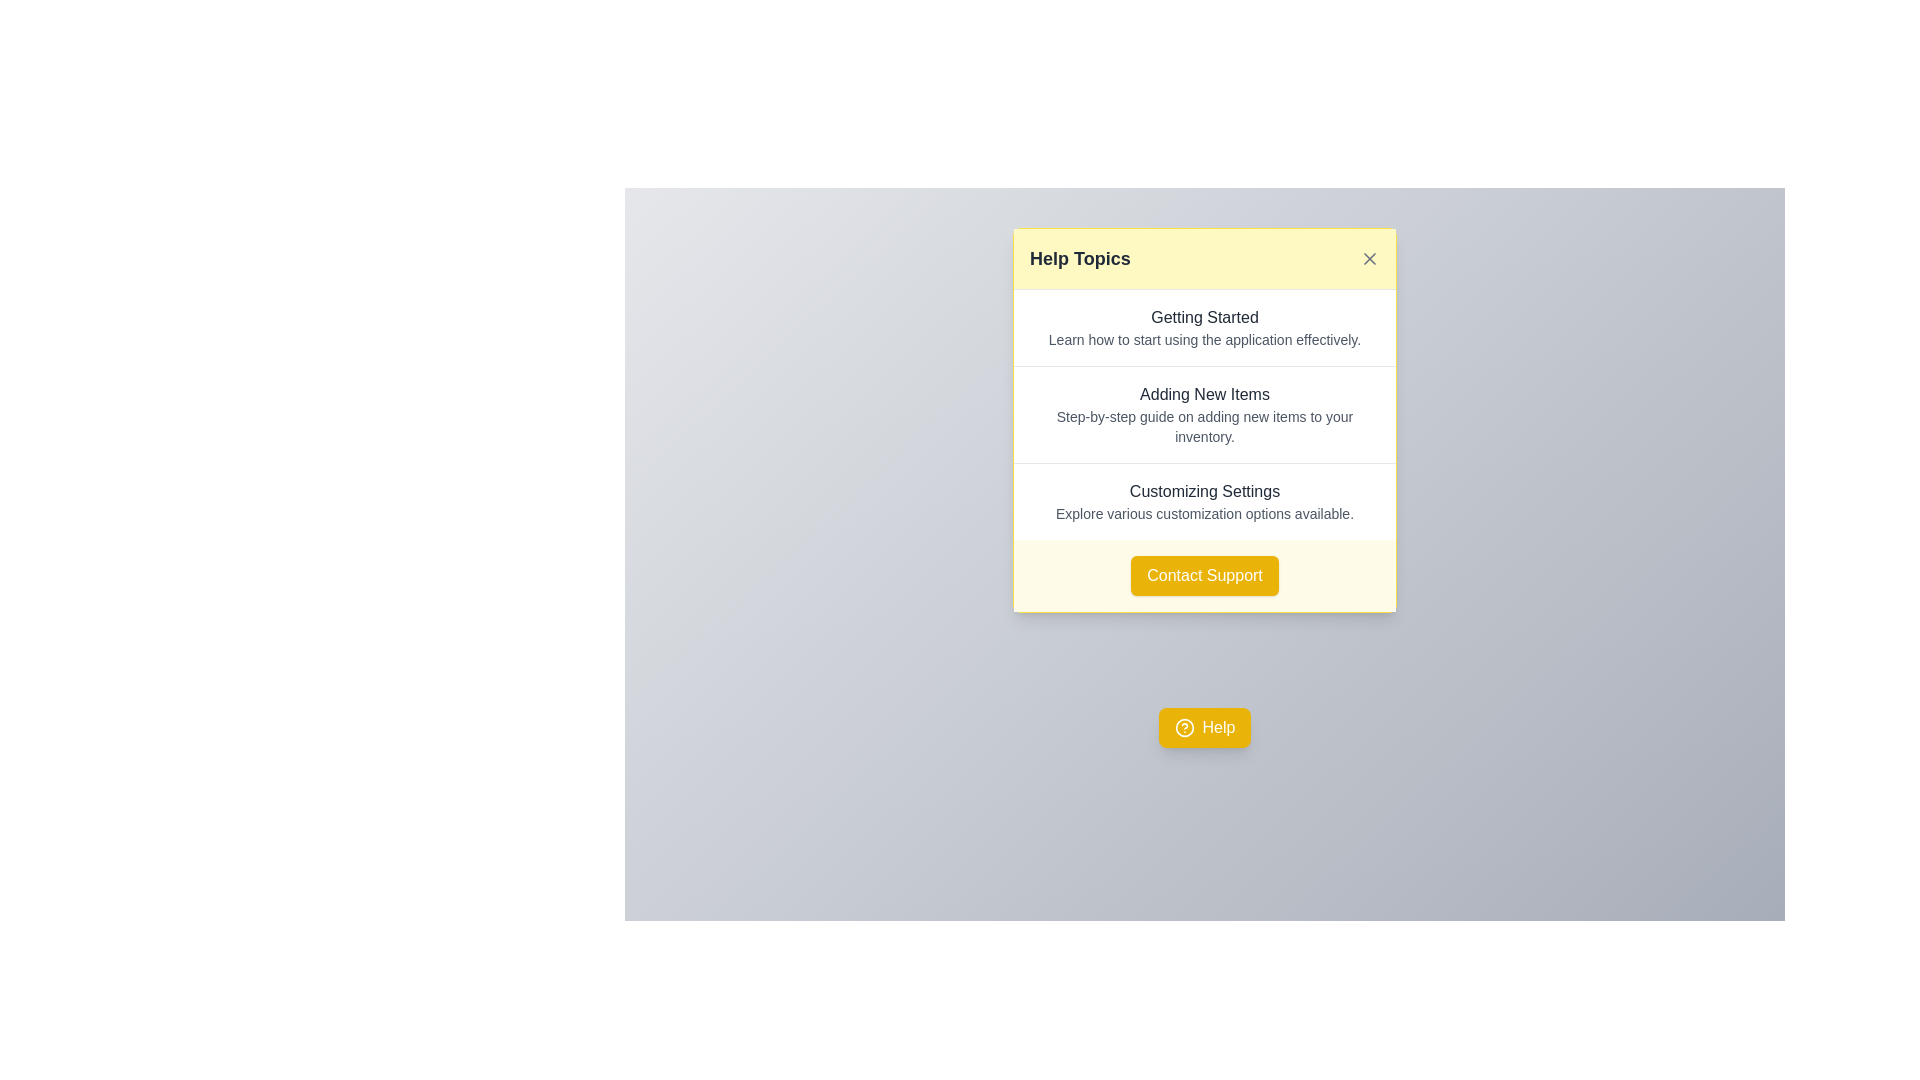 Image resolution: width=1920 pixels, height=1080 pixels. Describe the element at coordinates (1203, 575) in the screenshot. I see `the 'Contact Support' button located at the bottom of the 'Help Topics' dialog box` at that location.